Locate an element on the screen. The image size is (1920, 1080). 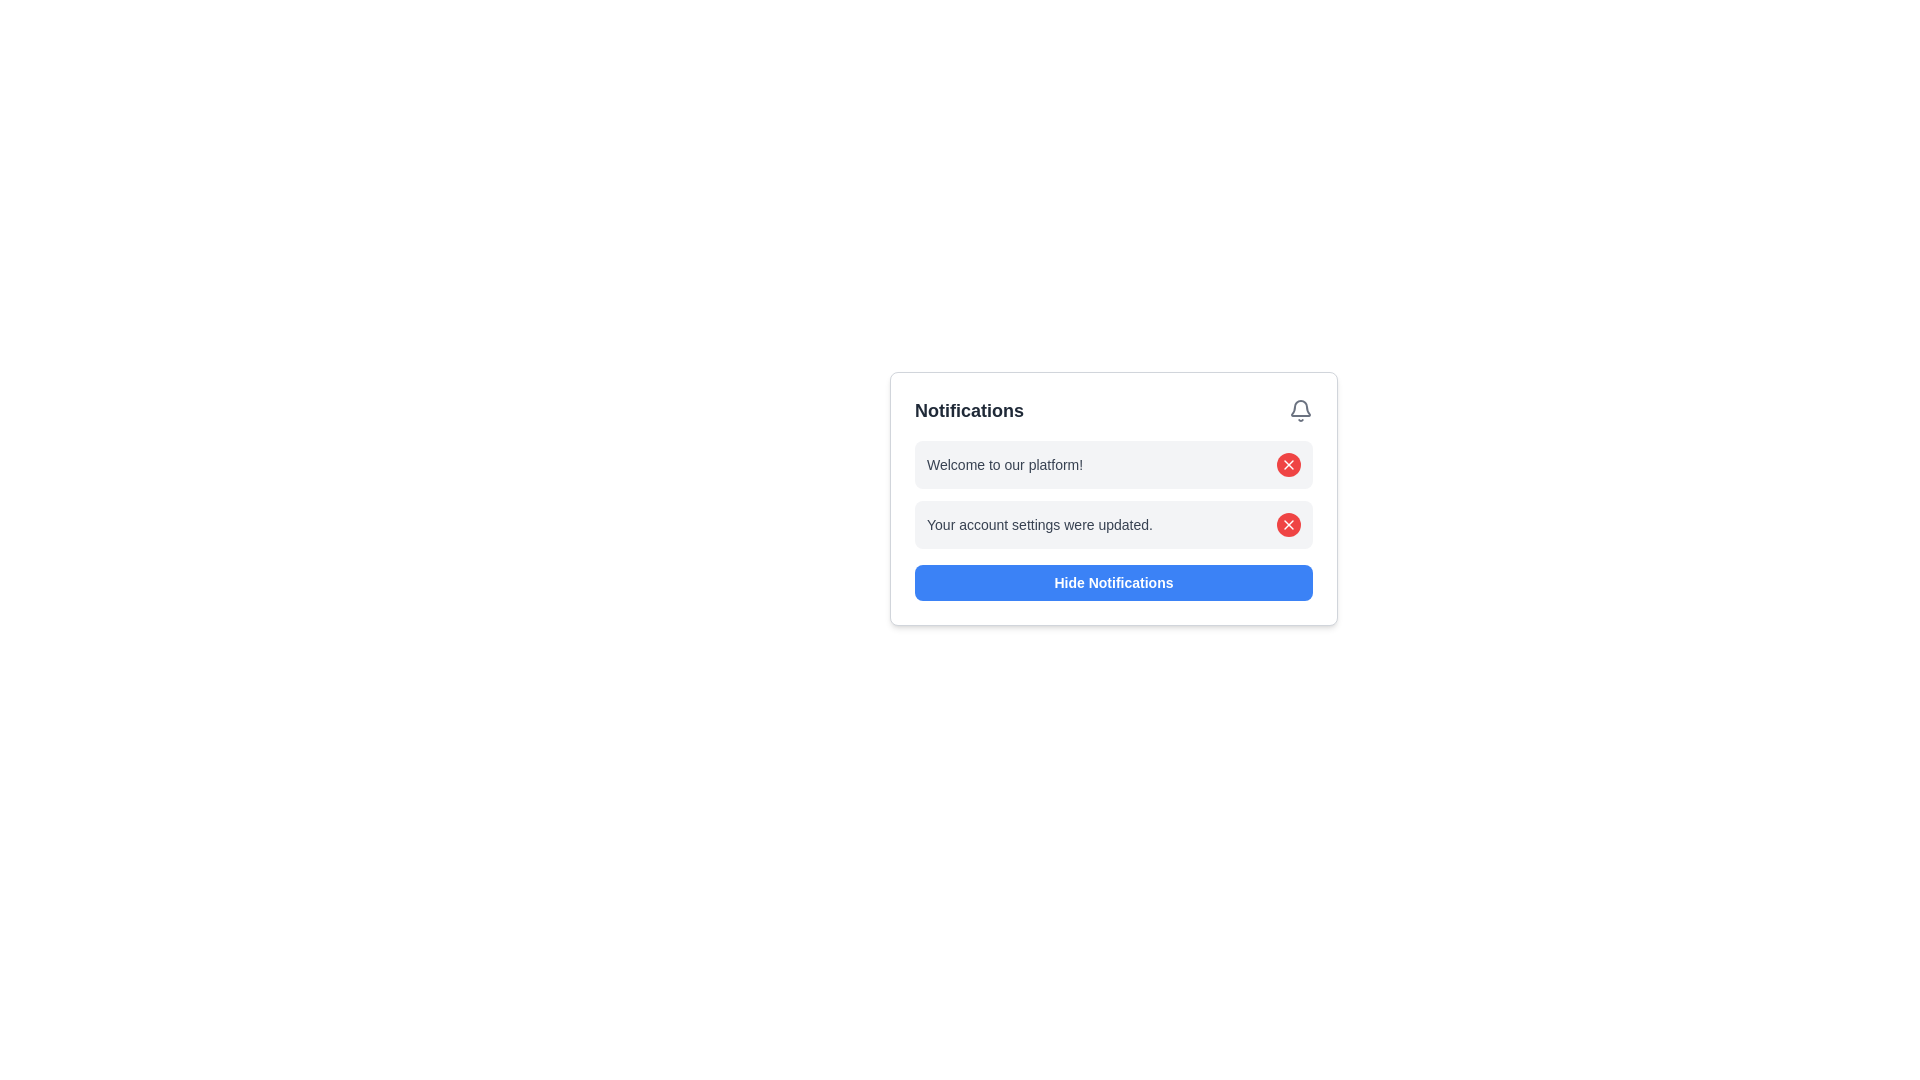
the non-interactive text element that displays the message 'Welcome to our platform!' located in the notification area, positioned under the 'Notifications' header is located at coordinates (1005, 465).